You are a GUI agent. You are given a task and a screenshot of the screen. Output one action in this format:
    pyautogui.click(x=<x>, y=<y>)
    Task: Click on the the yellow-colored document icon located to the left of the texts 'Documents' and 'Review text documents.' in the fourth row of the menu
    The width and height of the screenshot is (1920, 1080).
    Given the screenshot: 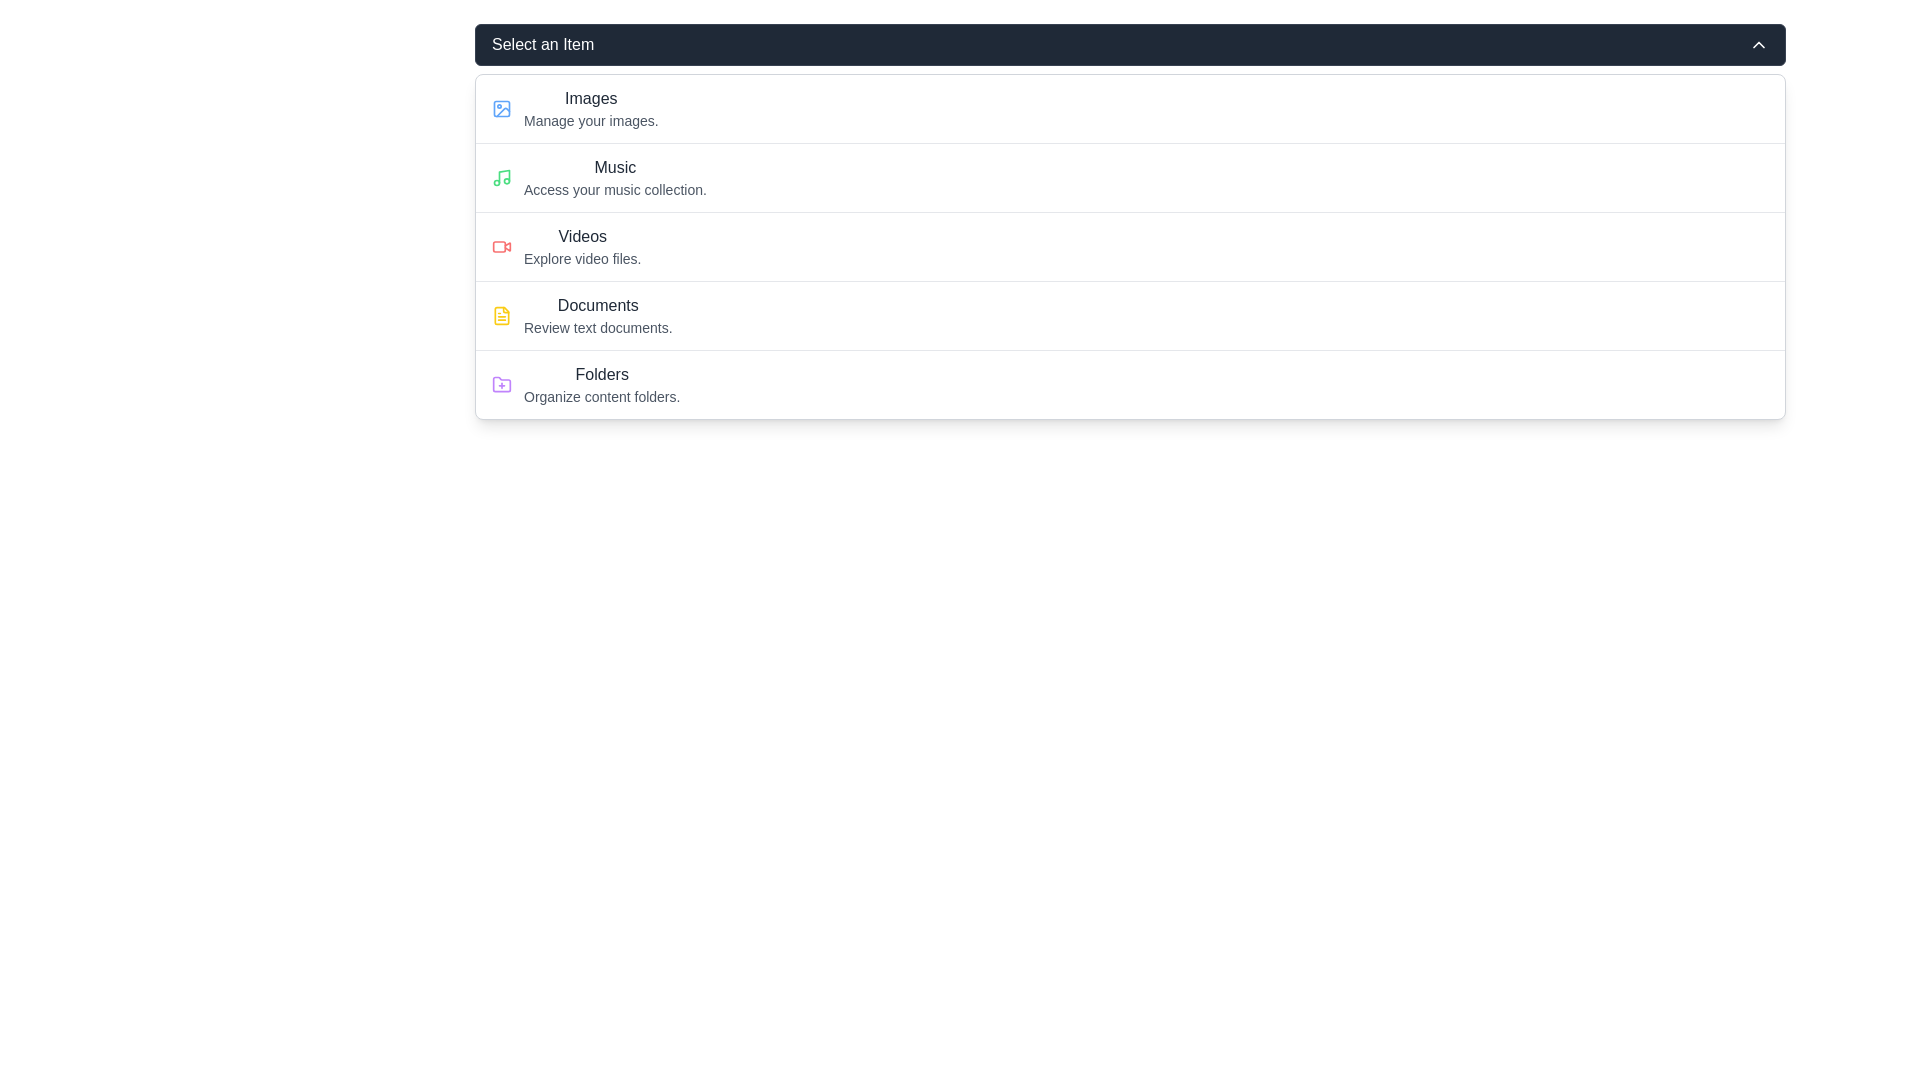 What is the action you would take?
    pyautogui.click(x=502, y=315)
    